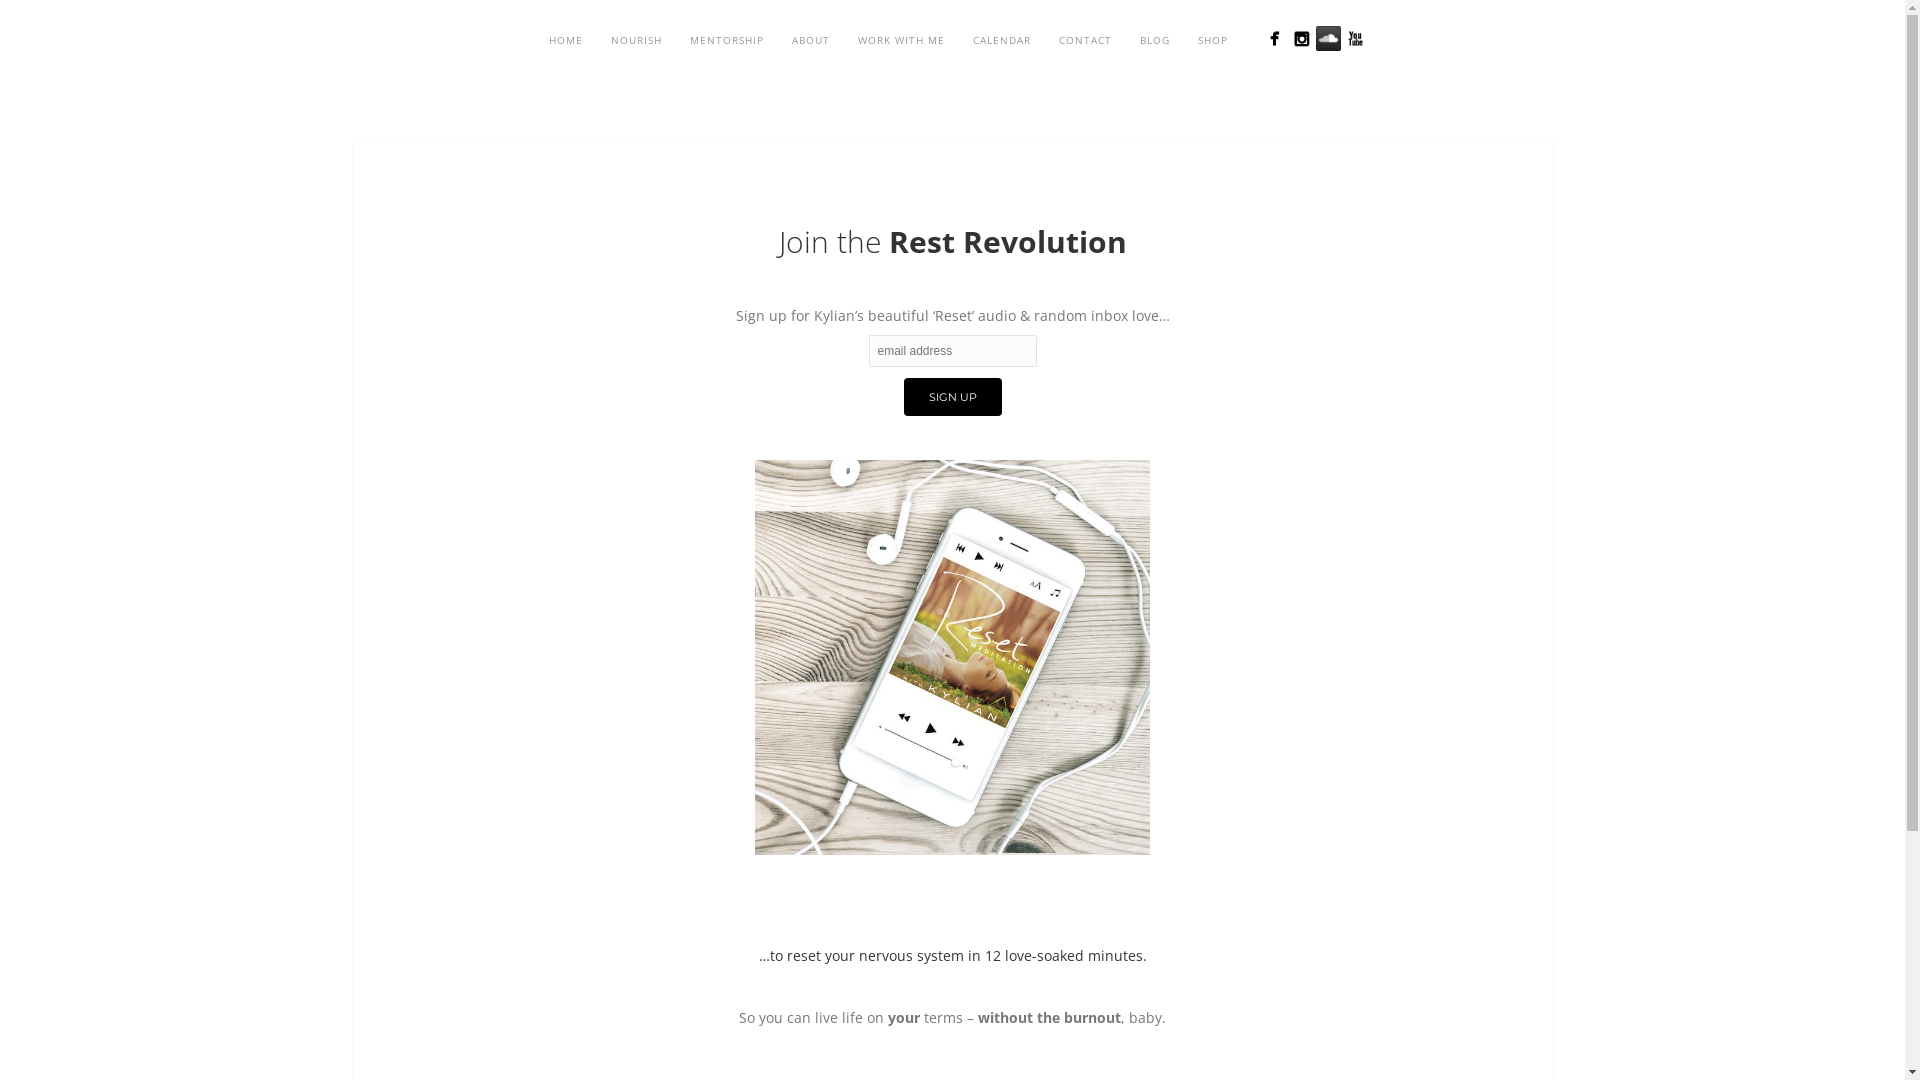 This screenshot has height=1080, width=1920. I want to click on 'Soundcloud', so click(1315, 38).